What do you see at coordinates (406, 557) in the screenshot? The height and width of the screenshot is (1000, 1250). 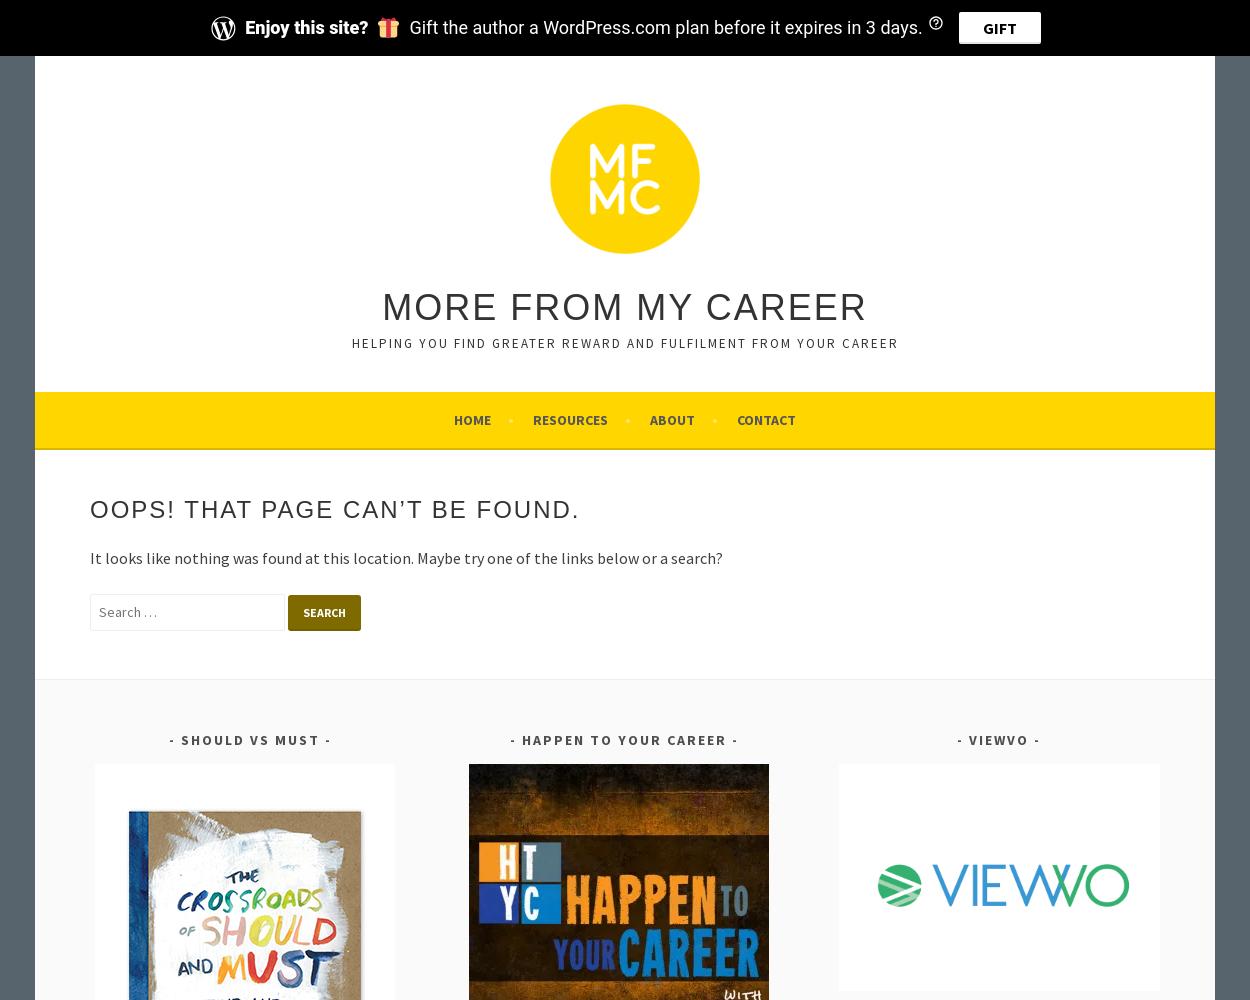 I see `'It looks like nothing was found at this location. Maybe try one of the links below or a search?'` at bounding box center [406, 557].